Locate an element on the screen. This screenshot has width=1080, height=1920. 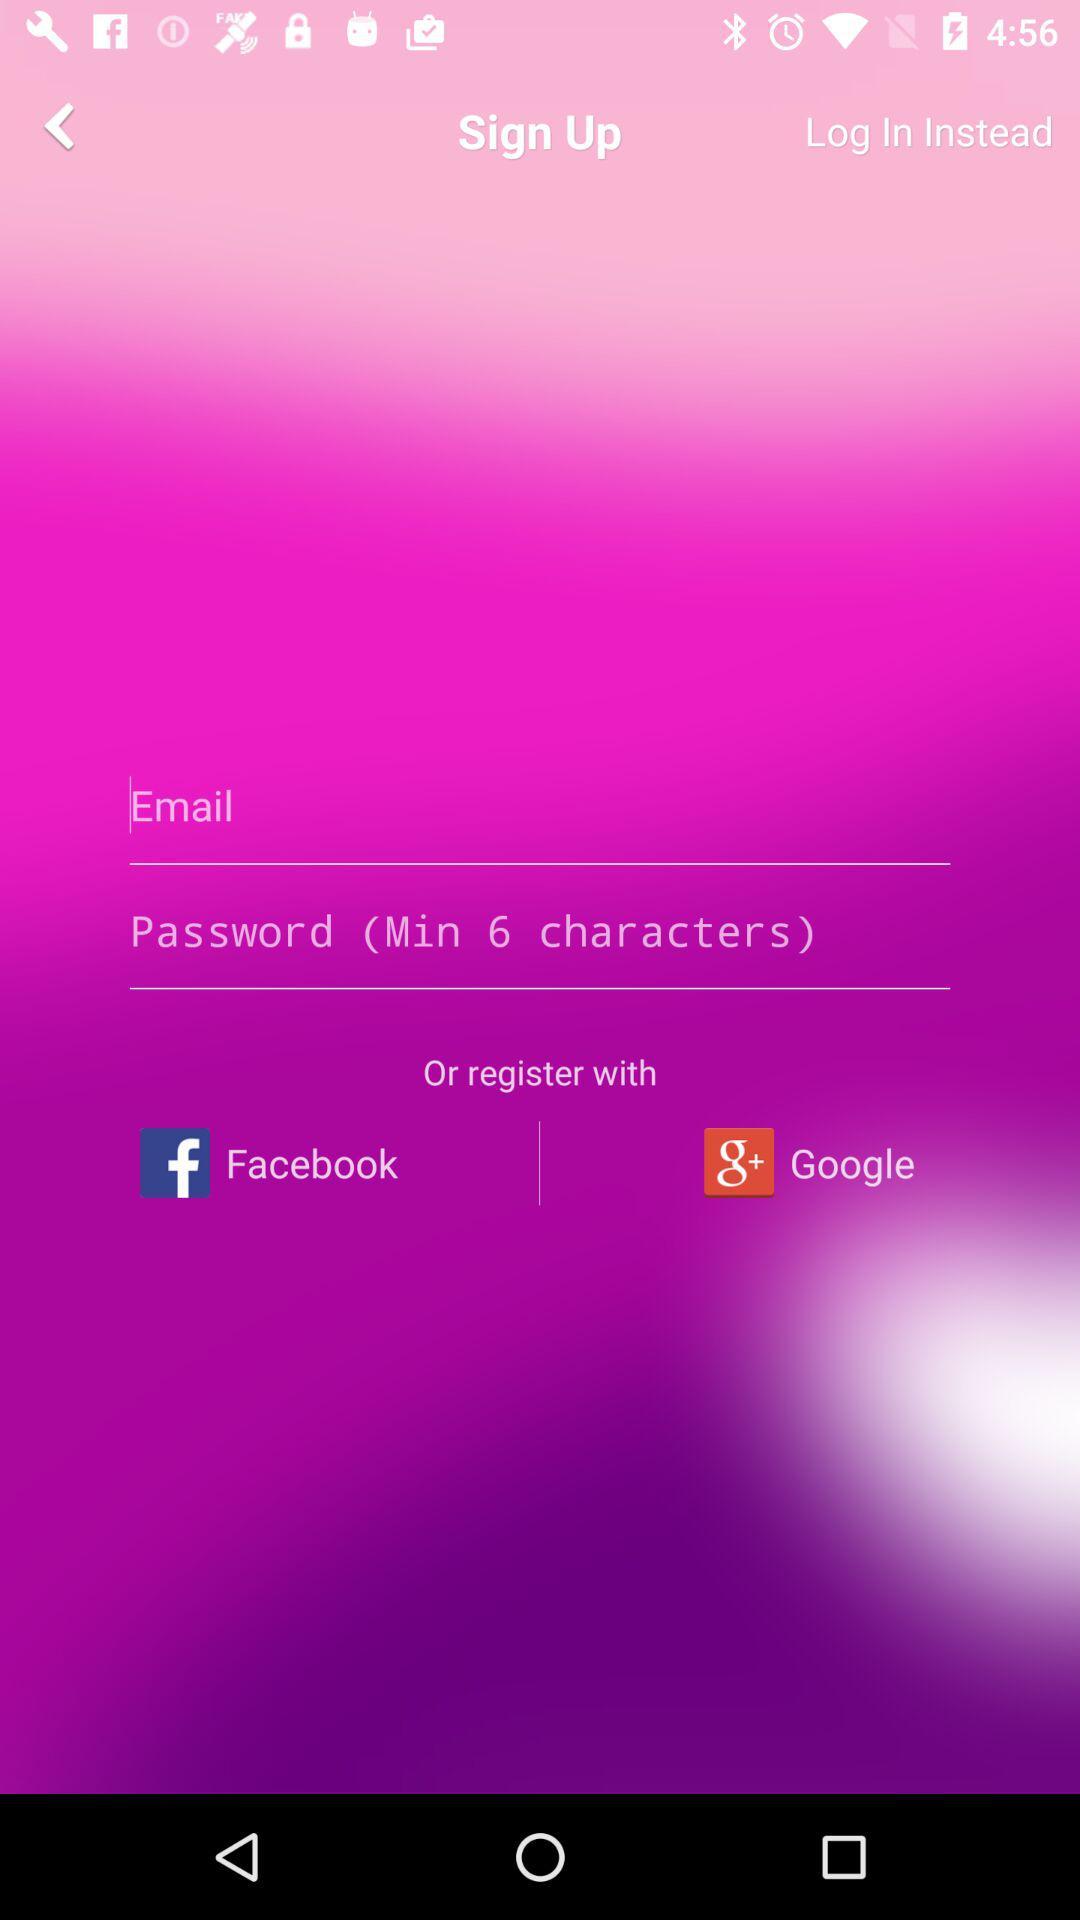
log in instead item is located at coordinates (855, 130).